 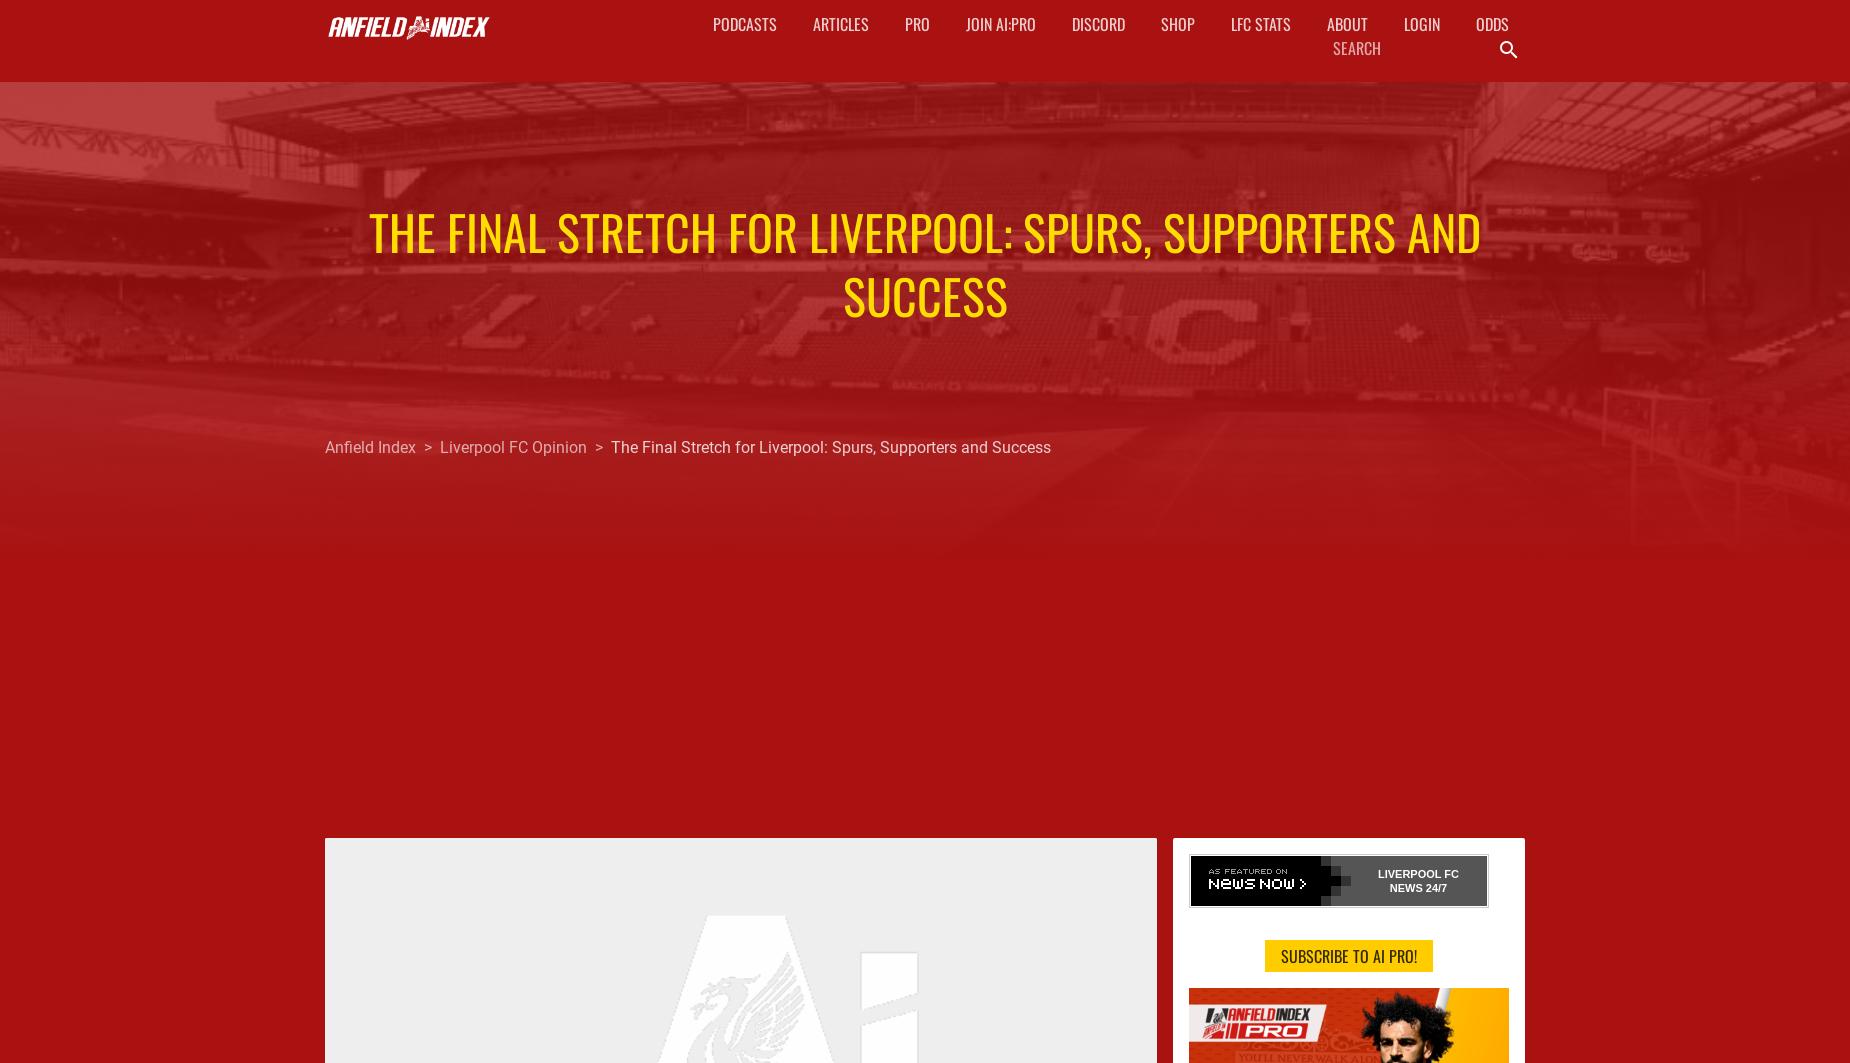 I want to click on 'Login', so click(x=1420, y=24).